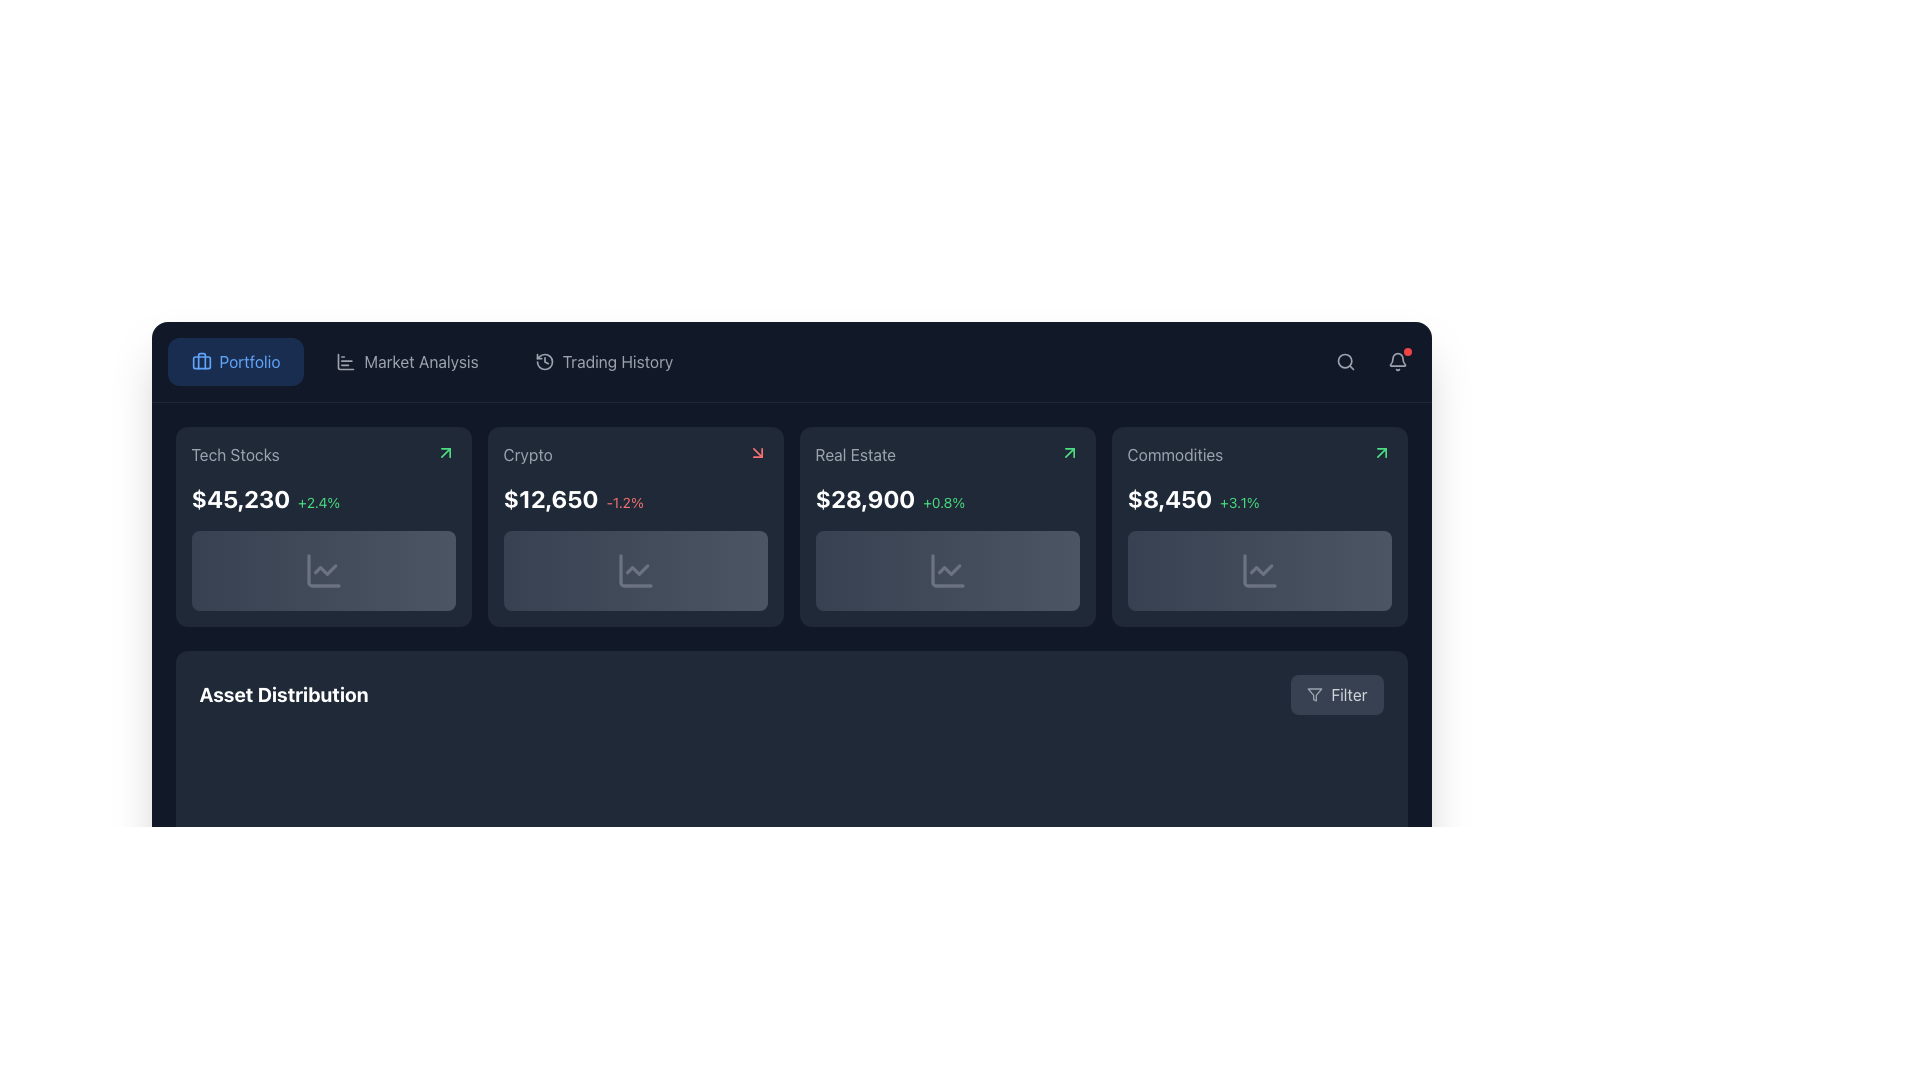 The image size is (1920, 1080). What do you see at coordinates (406, 362) in the screenshot?
I see `the 'Market Analysis' button, which is the second button` at bounding box center [406, 362].